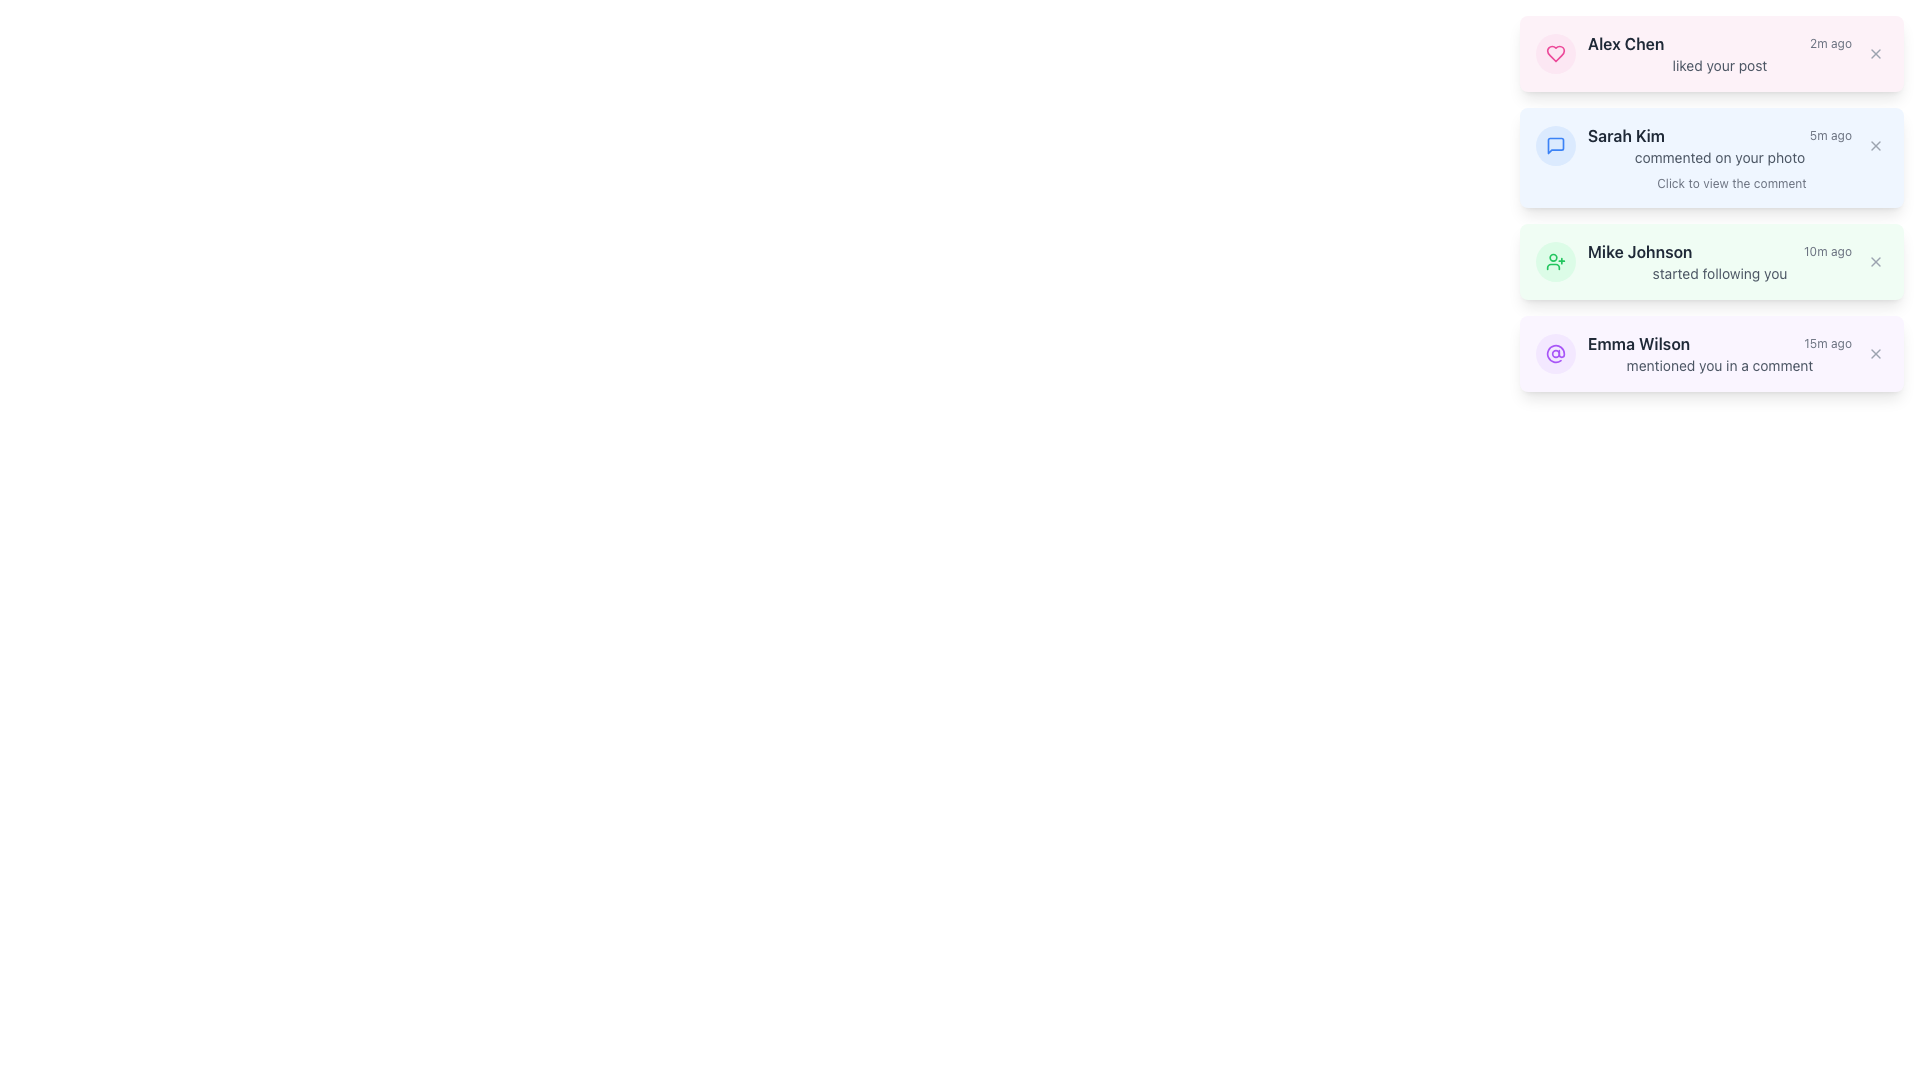  I want to click on the Text Label that displays the name of the user associated with the notification card, which is positioned at the top left within a green notification card, so click(1640, 250).